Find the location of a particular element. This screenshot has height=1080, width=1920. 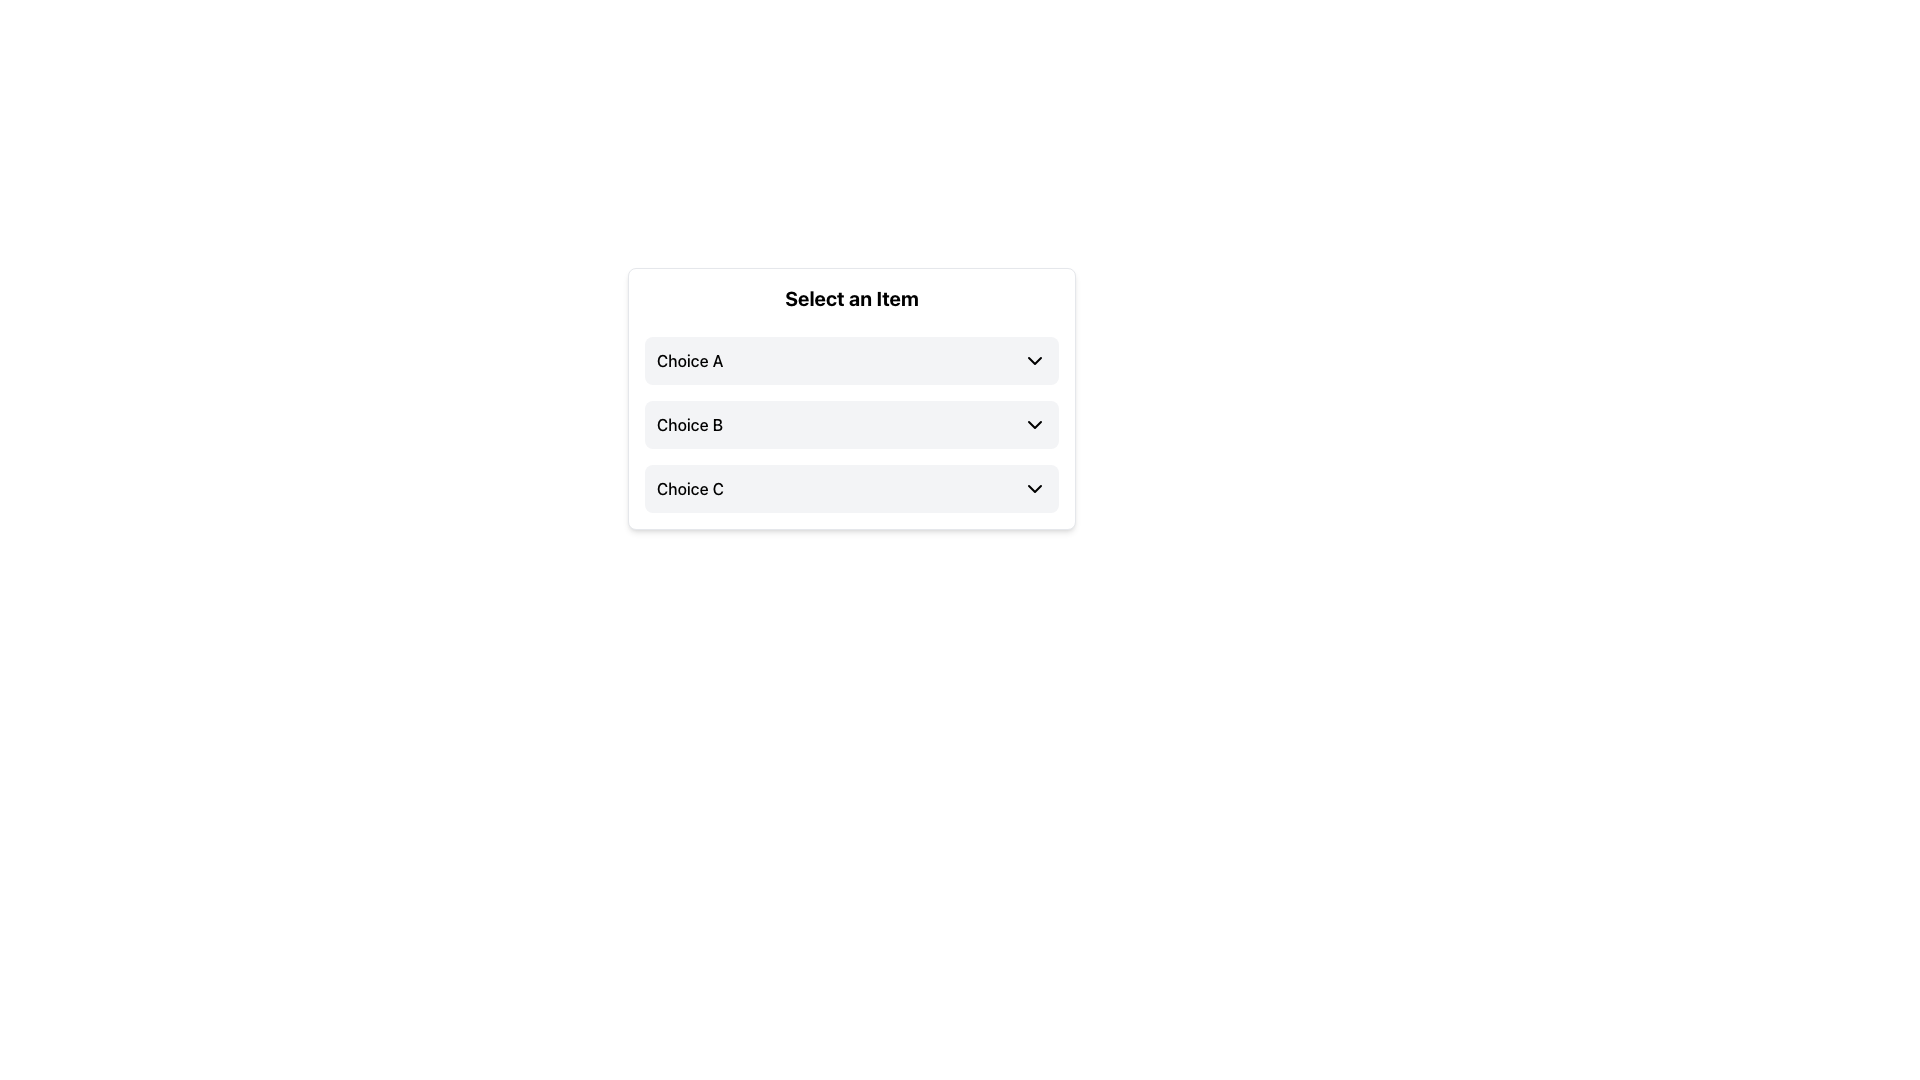

the dropdown menu item located between 'Choice A' and 'Choice C' is located at coordinates (851, 423).